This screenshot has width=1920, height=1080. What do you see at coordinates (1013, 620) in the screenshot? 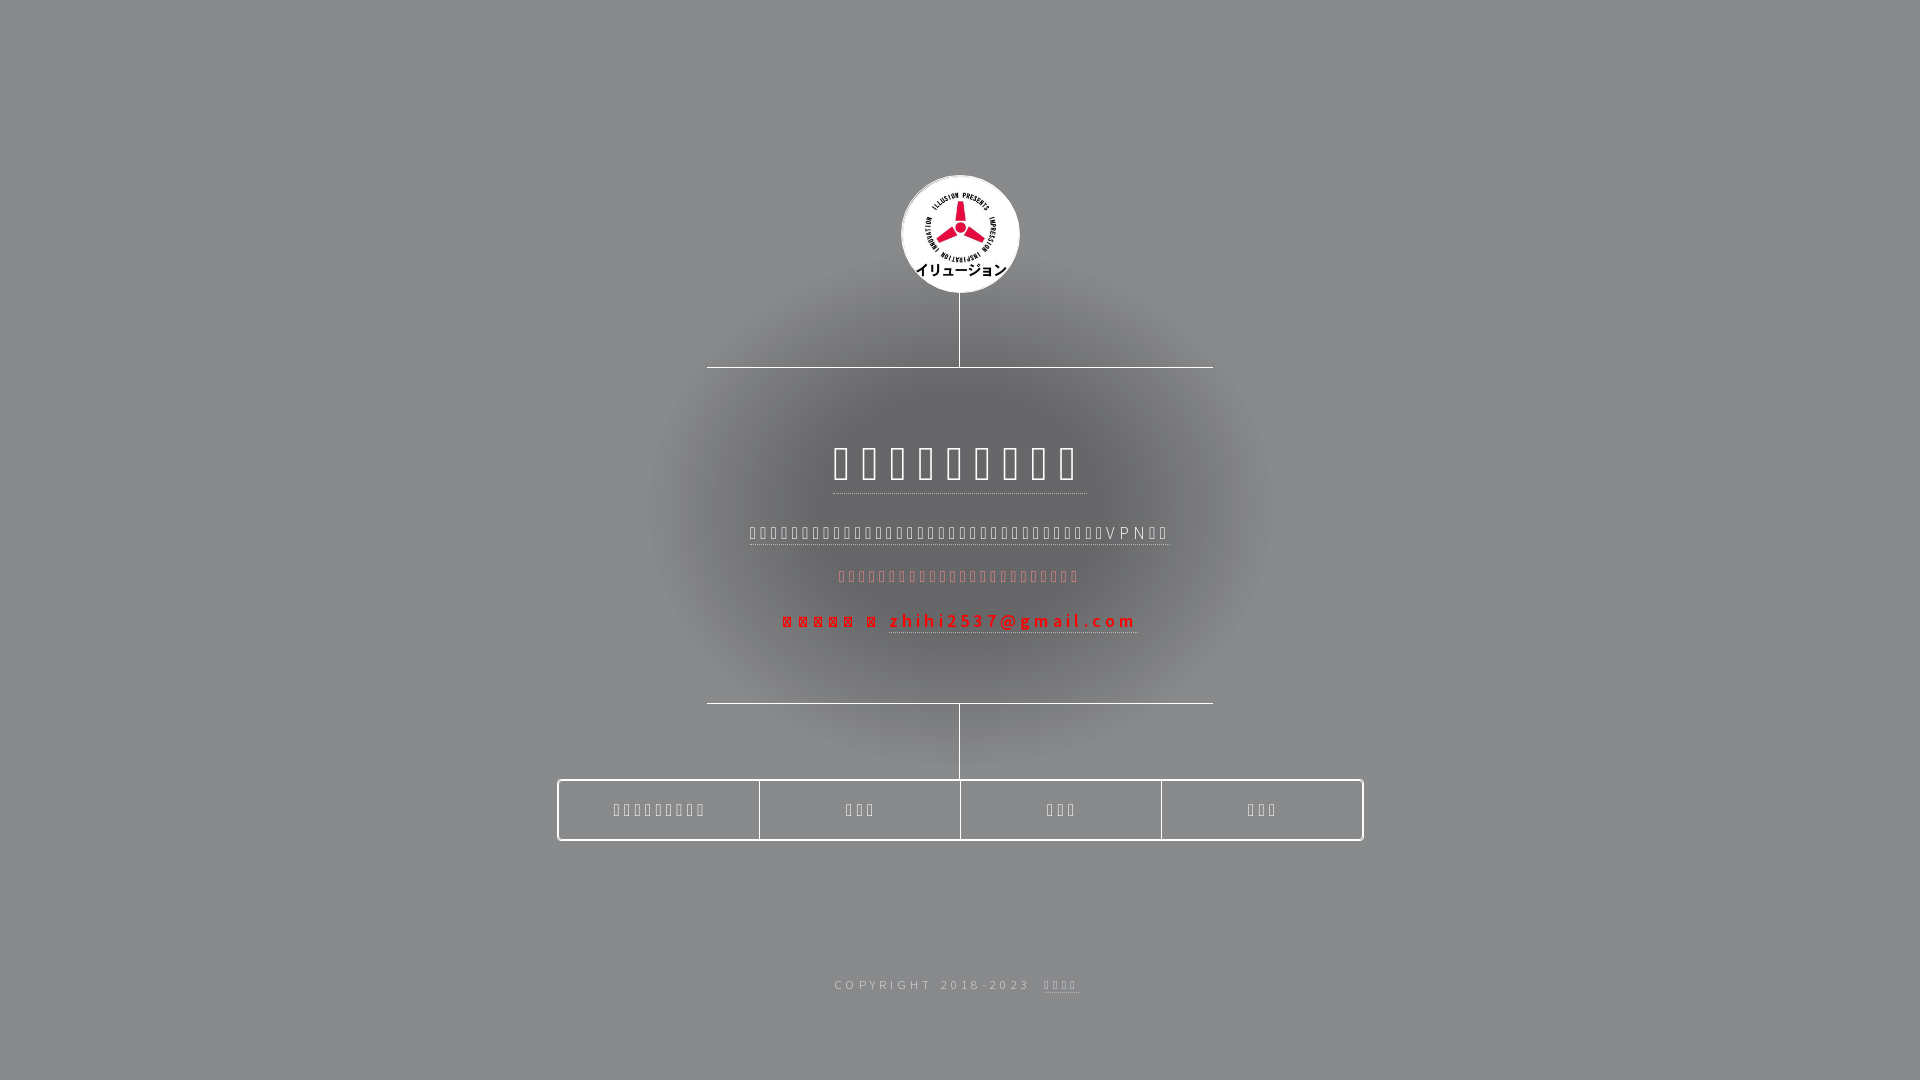
I see `'zhihi2537@gmail.com'` at bounding box center [1013, 620].